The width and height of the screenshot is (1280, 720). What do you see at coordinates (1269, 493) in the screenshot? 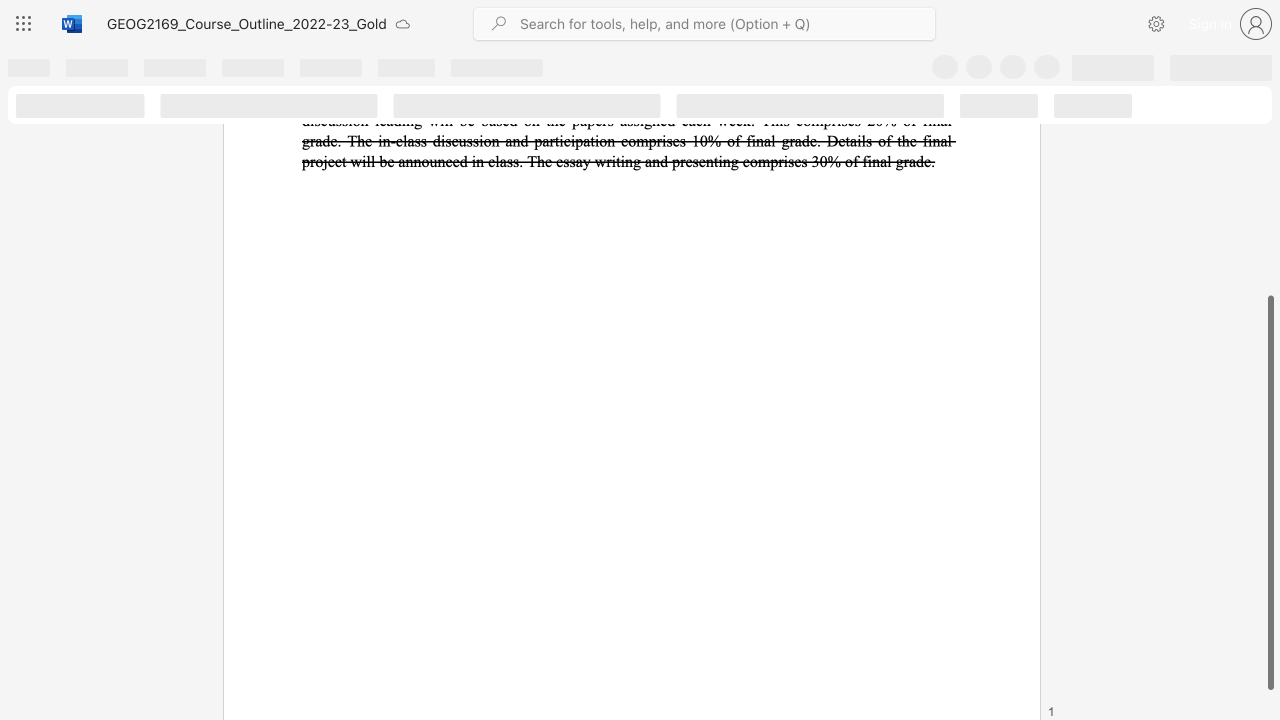
I see `the scrollbar and move down 10 pixels` at bounding box center [1269, 493].